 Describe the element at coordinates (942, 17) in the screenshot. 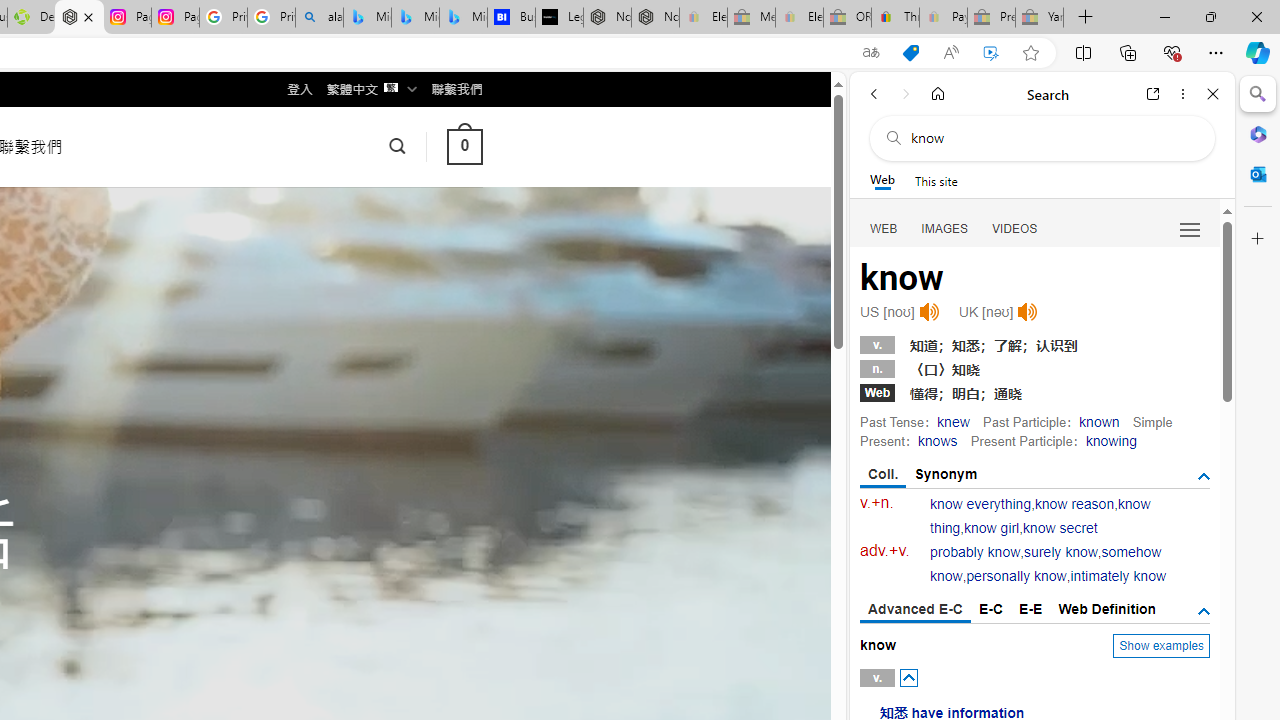

I see `'Payments Terms of Use | eBay.com - Sleeping'` at that location.